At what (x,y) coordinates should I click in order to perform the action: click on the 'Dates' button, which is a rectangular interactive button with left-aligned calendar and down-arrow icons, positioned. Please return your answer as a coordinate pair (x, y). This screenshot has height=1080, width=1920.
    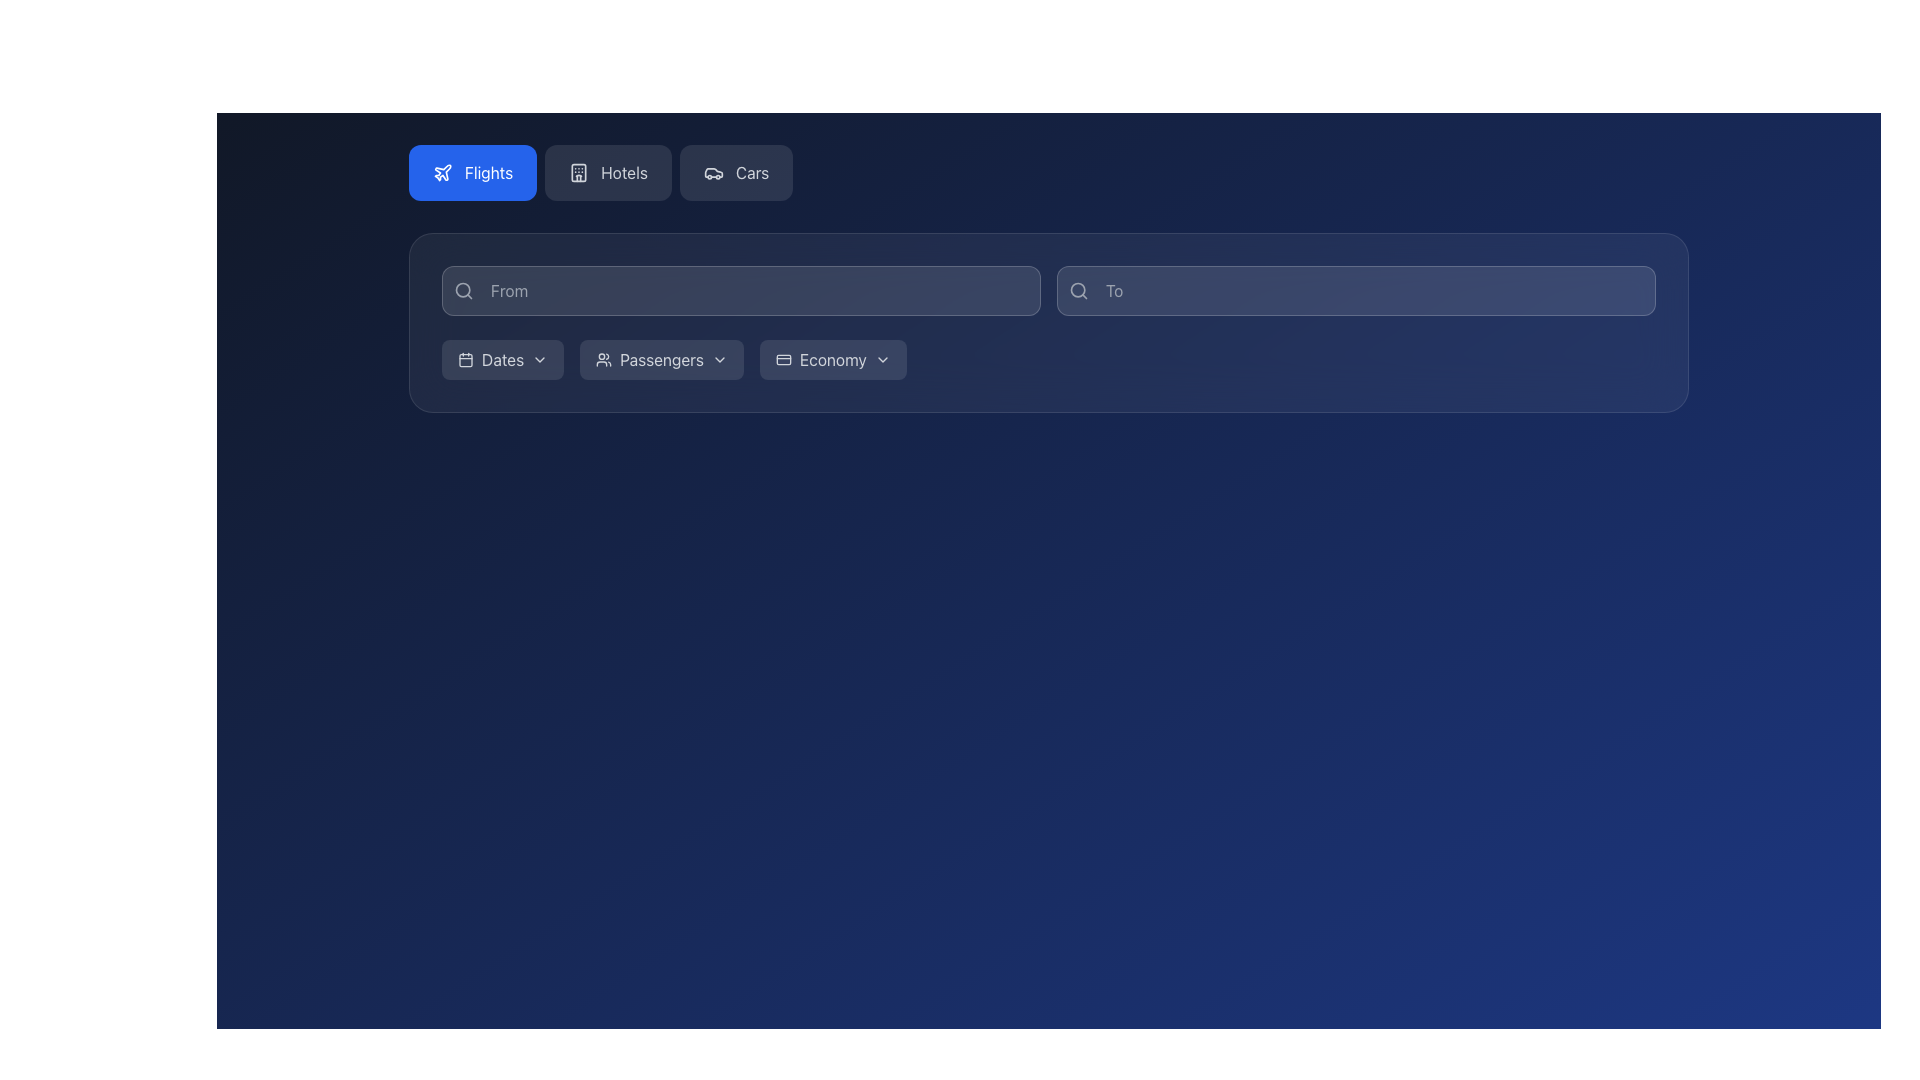
    Looking at the image, I should click on (503, 358).